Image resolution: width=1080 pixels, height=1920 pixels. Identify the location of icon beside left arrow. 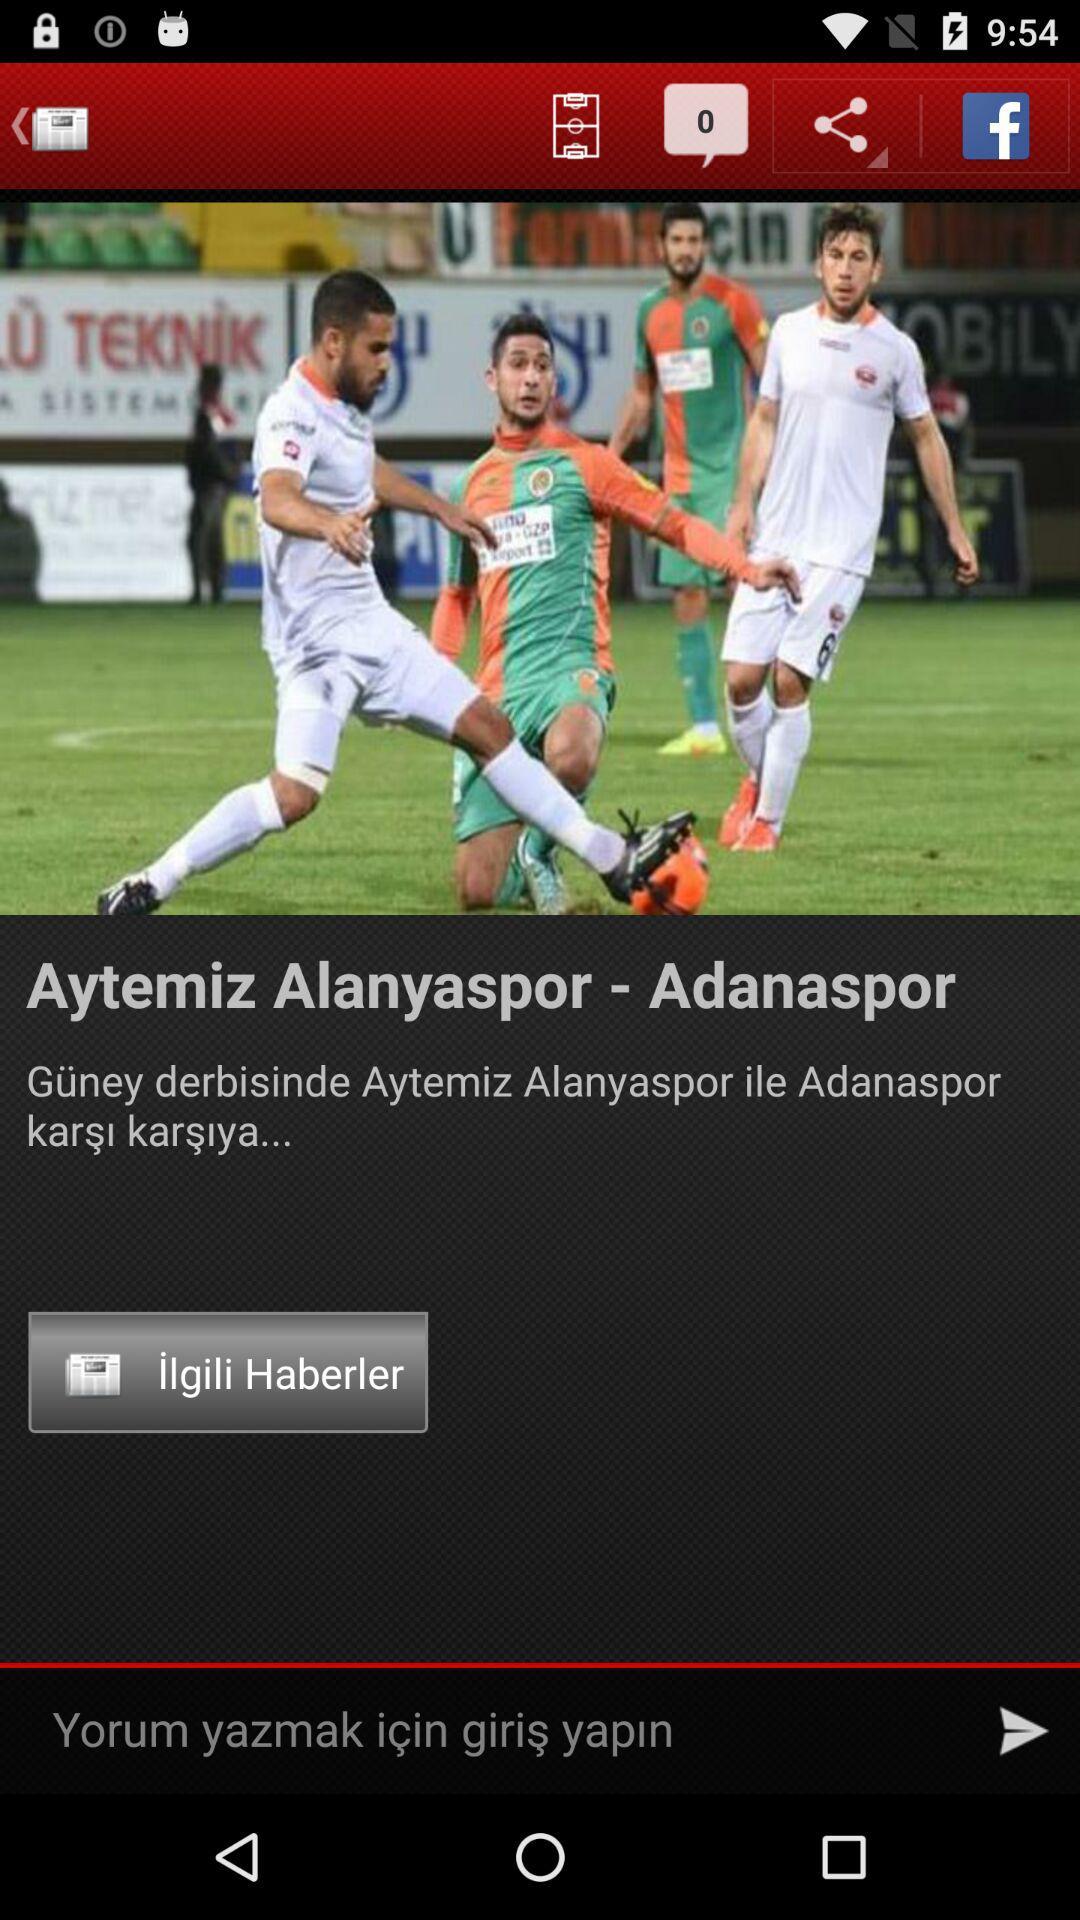
(59, 125).